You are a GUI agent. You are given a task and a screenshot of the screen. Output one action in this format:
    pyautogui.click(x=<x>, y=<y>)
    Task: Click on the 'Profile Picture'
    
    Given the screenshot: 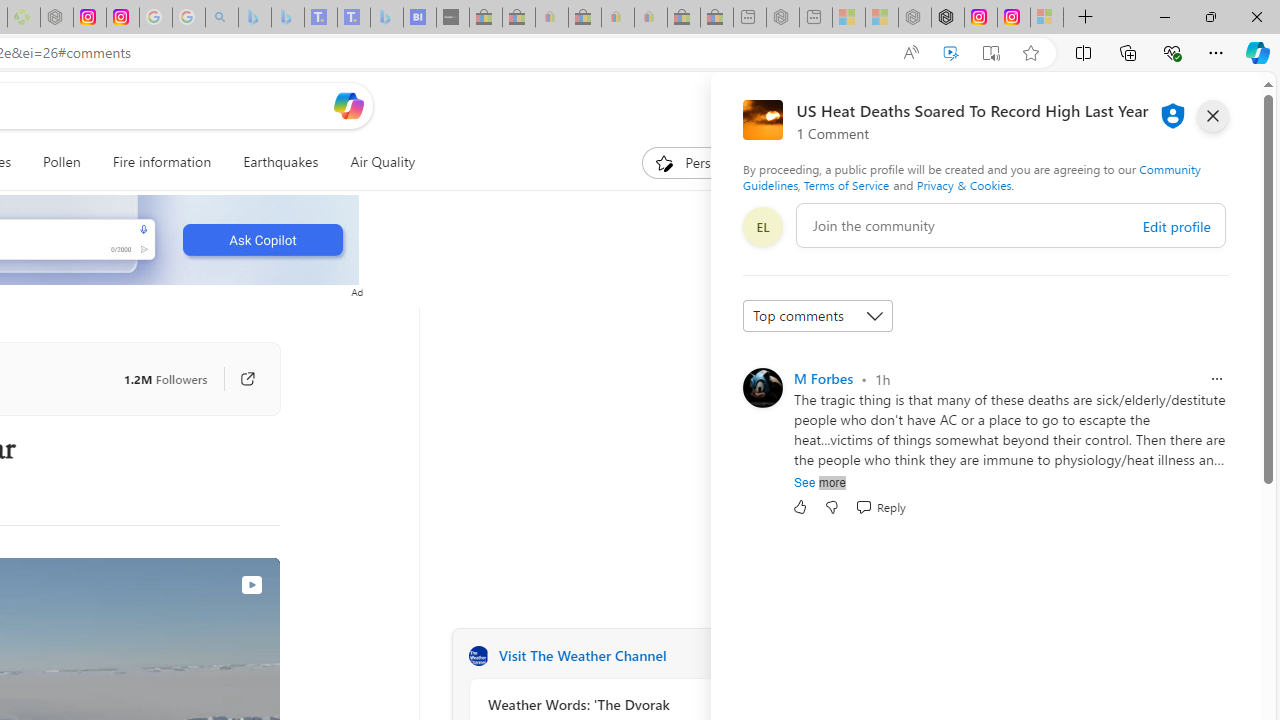 What is the action you would take?
    pyautogui.click(x=761, y=388)
    